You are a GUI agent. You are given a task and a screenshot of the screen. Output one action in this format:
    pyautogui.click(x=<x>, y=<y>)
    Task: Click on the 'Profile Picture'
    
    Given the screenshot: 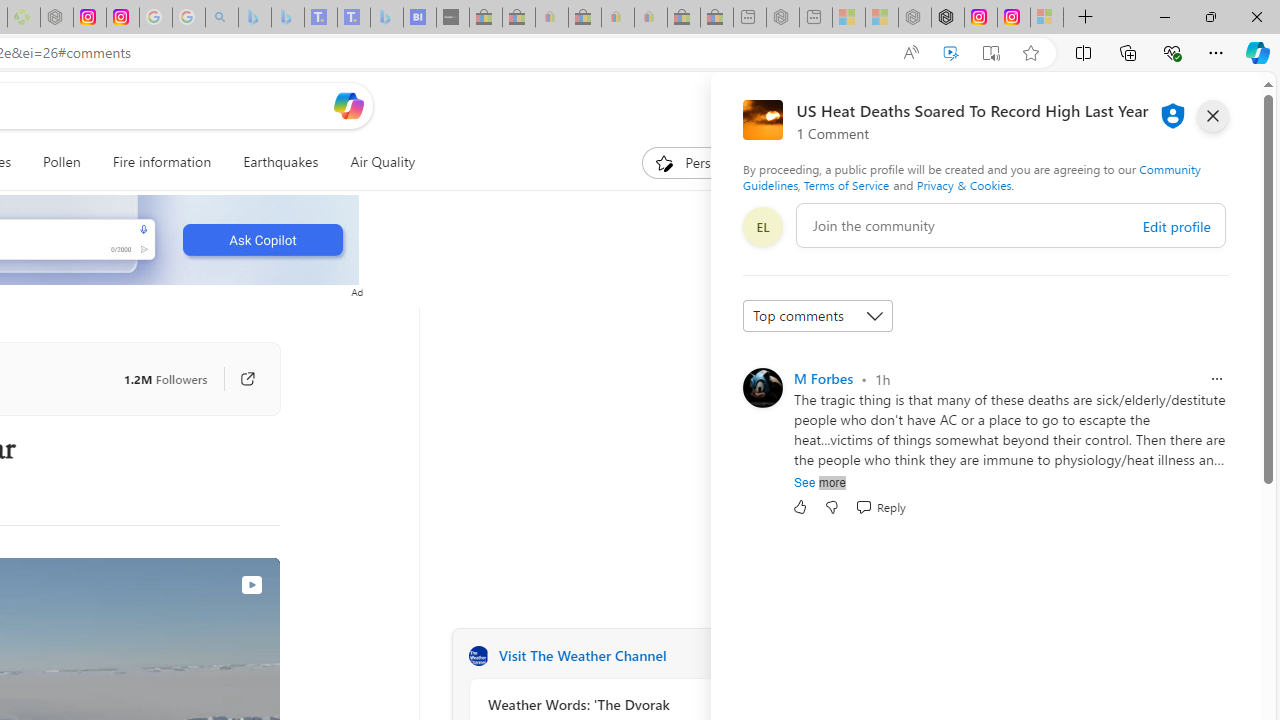 What is the action you would take?
    pyautogui.click(x=761, y=388)
    